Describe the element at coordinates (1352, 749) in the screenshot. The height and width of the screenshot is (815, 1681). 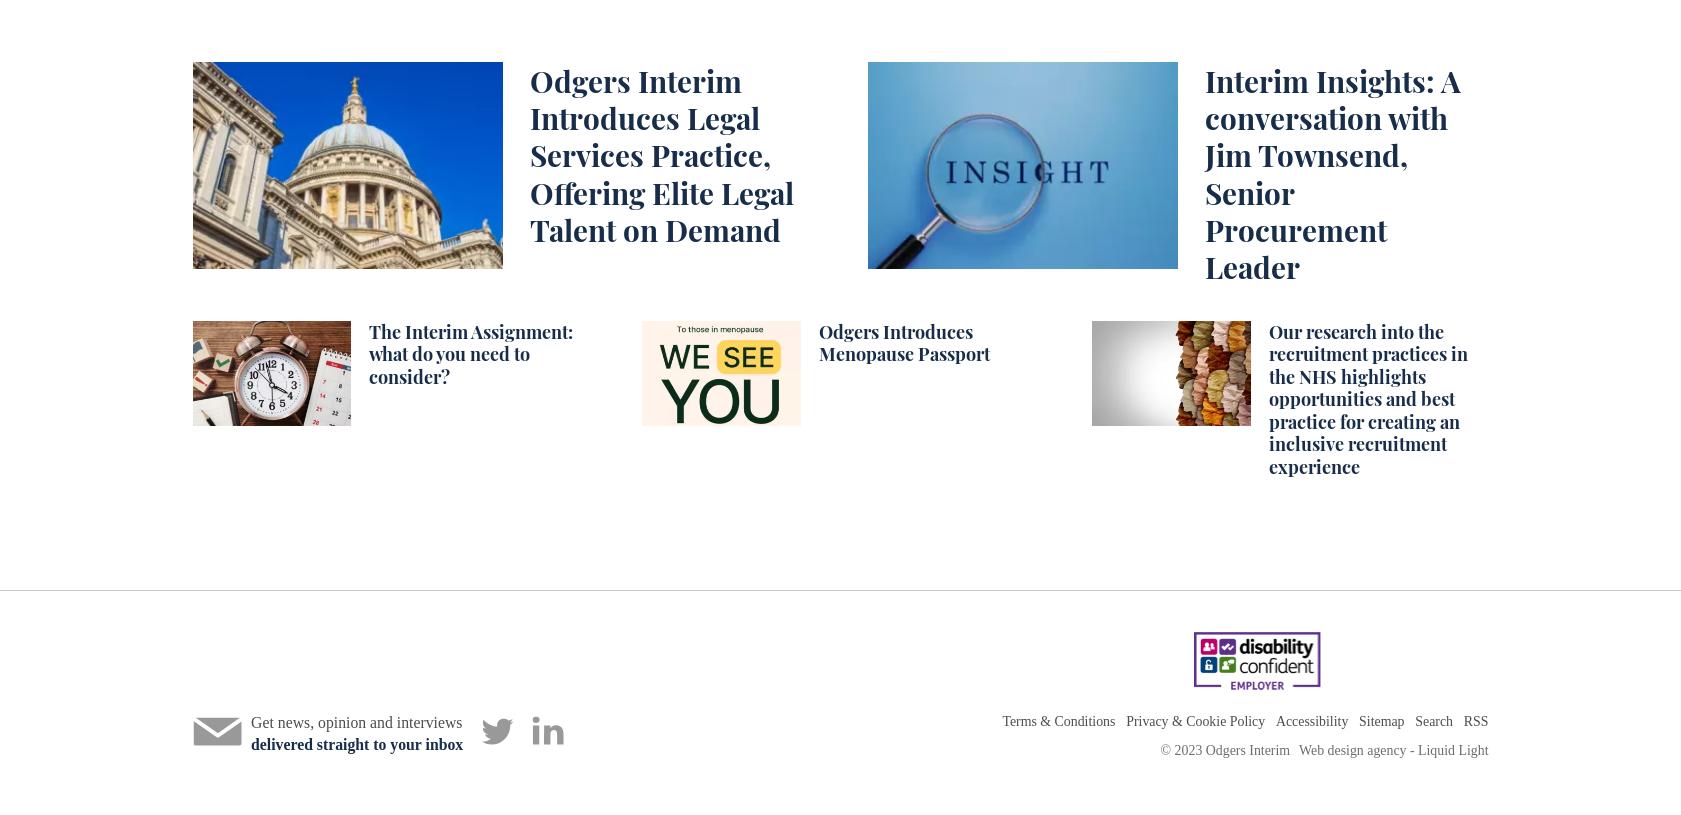
I see `'Web design agency'` at that location.